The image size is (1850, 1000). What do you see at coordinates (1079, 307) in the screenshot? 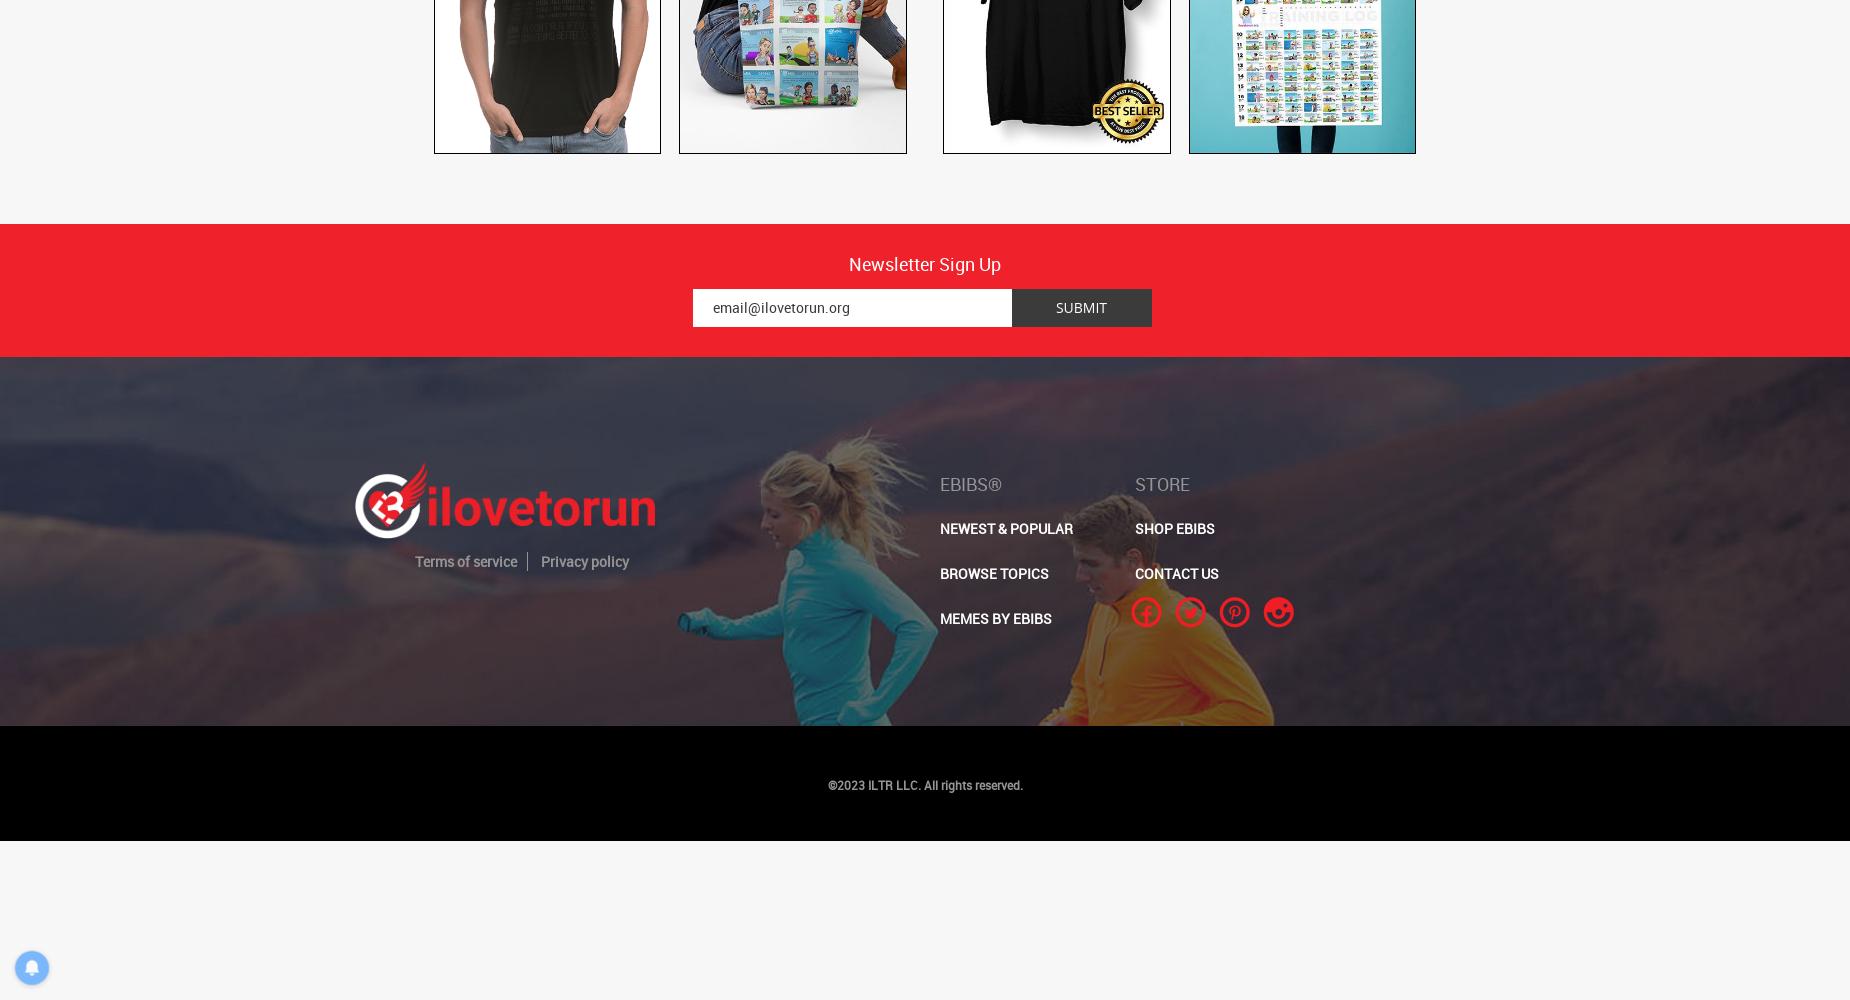
I see `'Submit'` at bounding box center [1079, 307].